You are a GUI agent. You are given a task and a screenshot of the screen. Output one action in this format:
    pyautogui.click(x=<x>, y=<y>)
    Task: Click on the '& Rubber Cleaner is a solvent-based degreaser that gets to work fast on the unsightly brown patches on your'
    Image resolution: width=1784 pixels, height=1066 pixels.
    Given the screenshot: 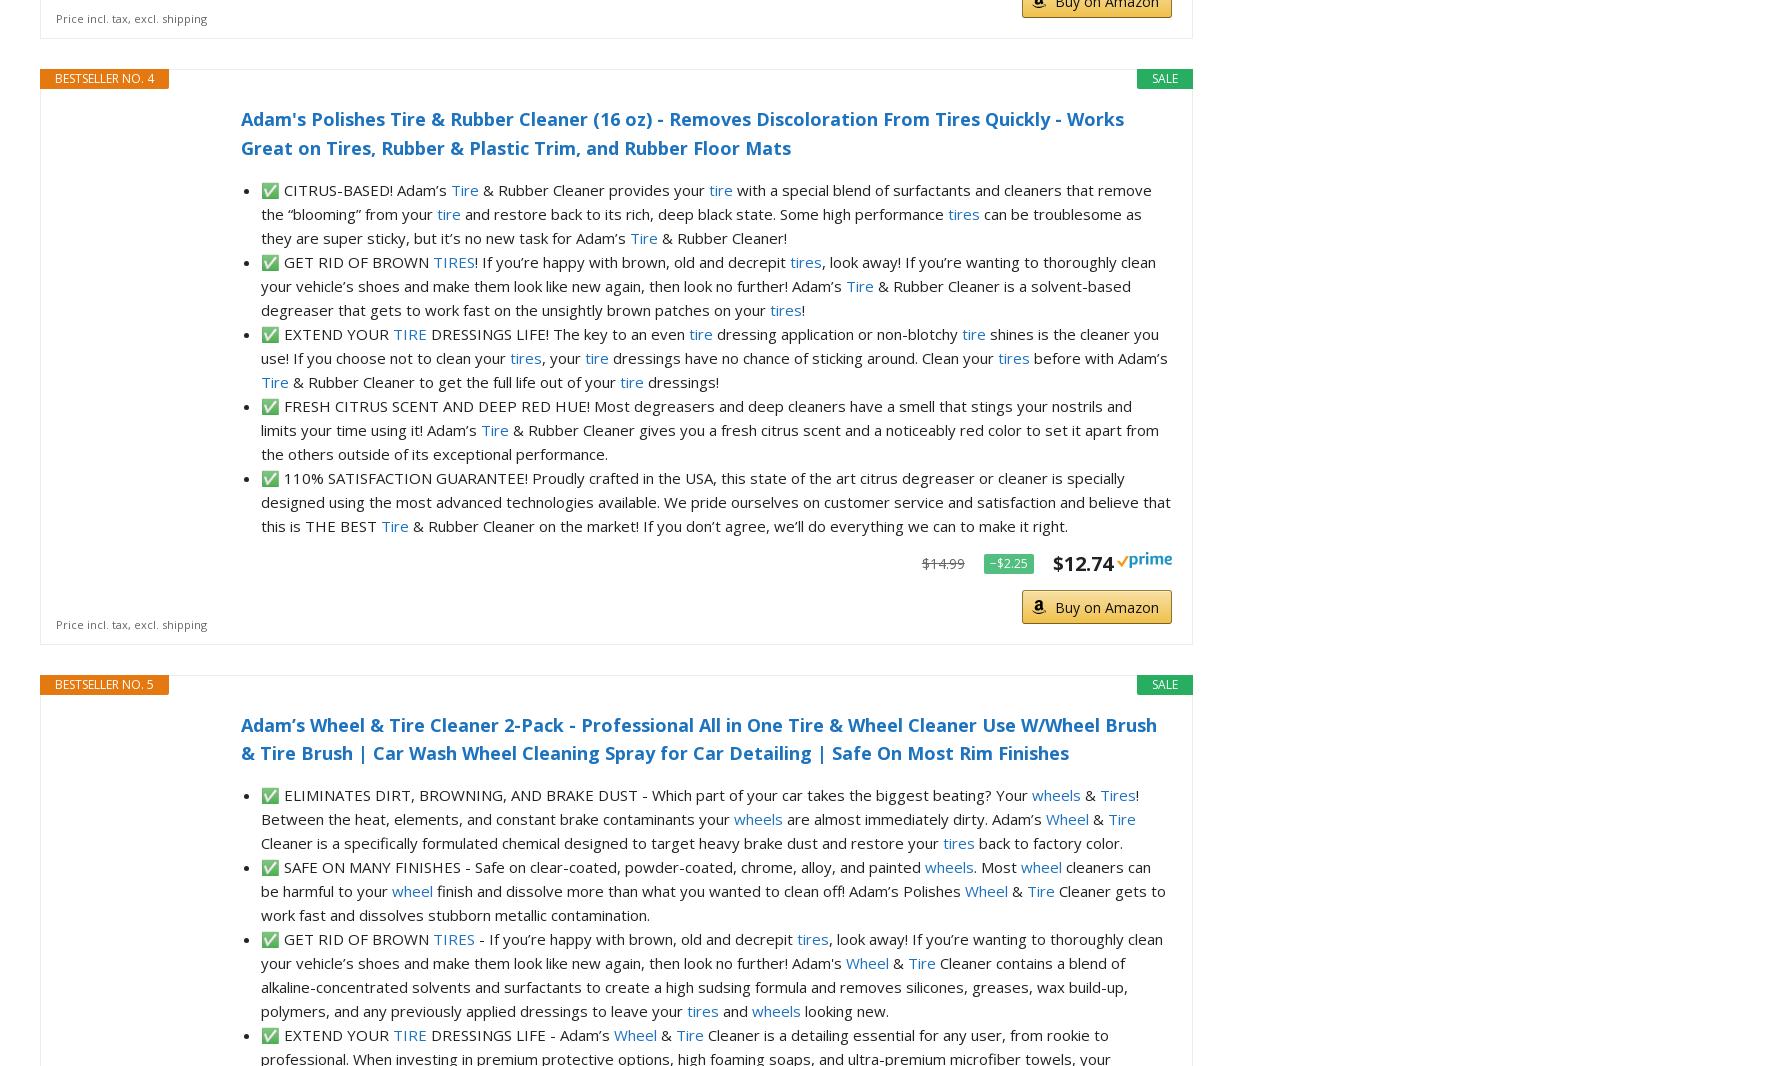 What is the action you would take?
    pyautogui.click(x=695, y=296)
    